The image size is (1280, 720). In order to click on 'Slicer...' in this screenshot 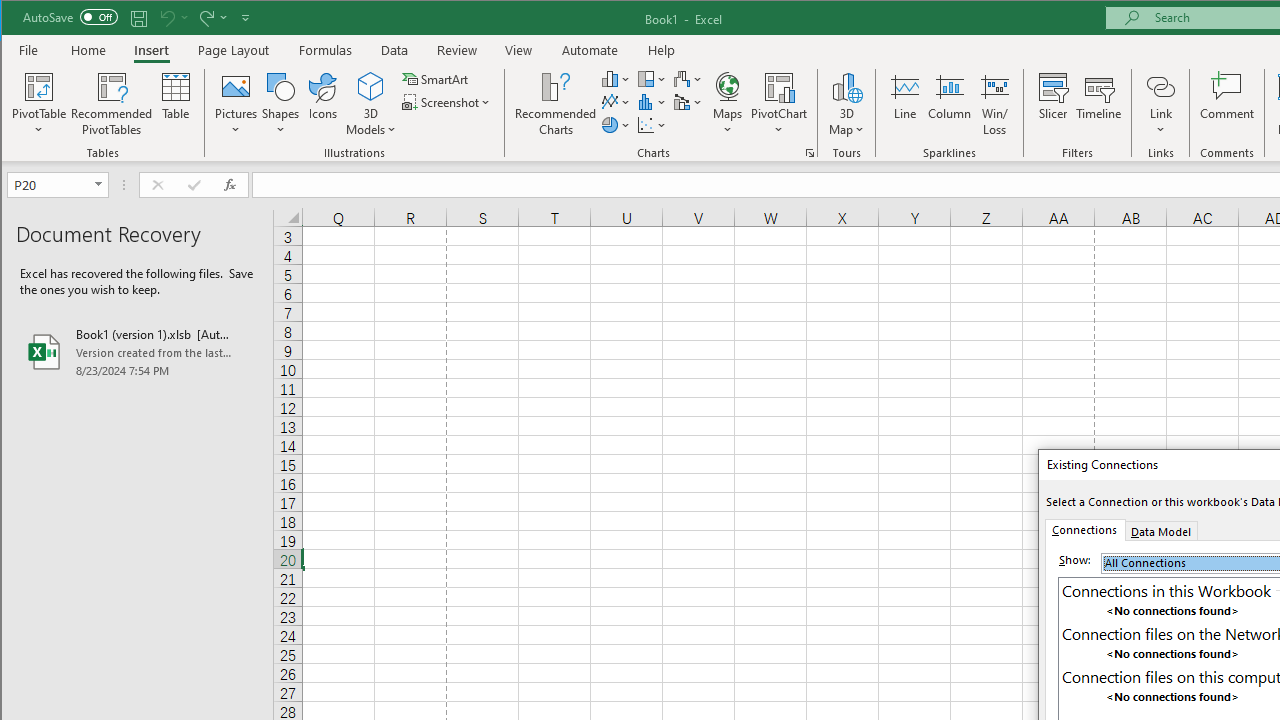, I will do `click(1051, 104)`.